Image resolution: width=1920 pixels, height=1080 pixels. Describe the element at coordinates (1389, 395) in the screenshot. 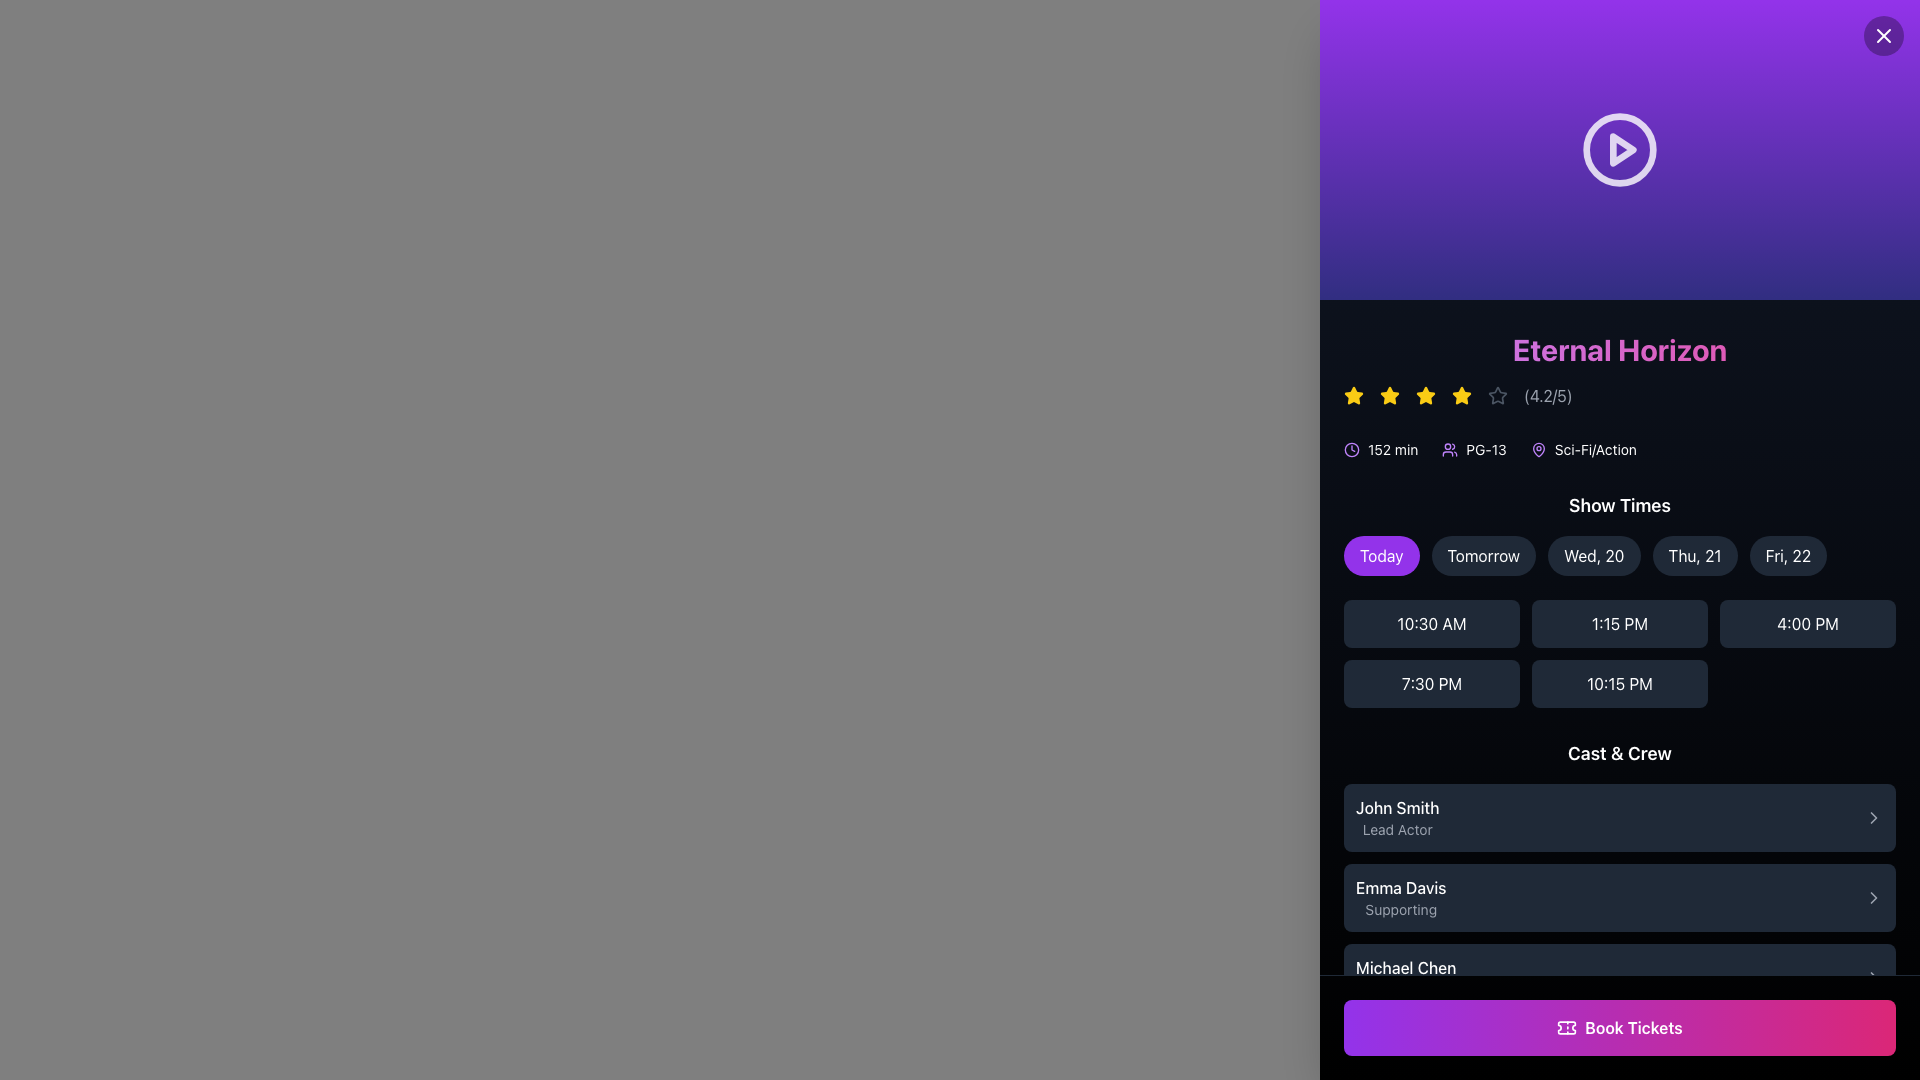

I see `the second star icon in the sequence, which is a five-pointed yellow star` at that location.